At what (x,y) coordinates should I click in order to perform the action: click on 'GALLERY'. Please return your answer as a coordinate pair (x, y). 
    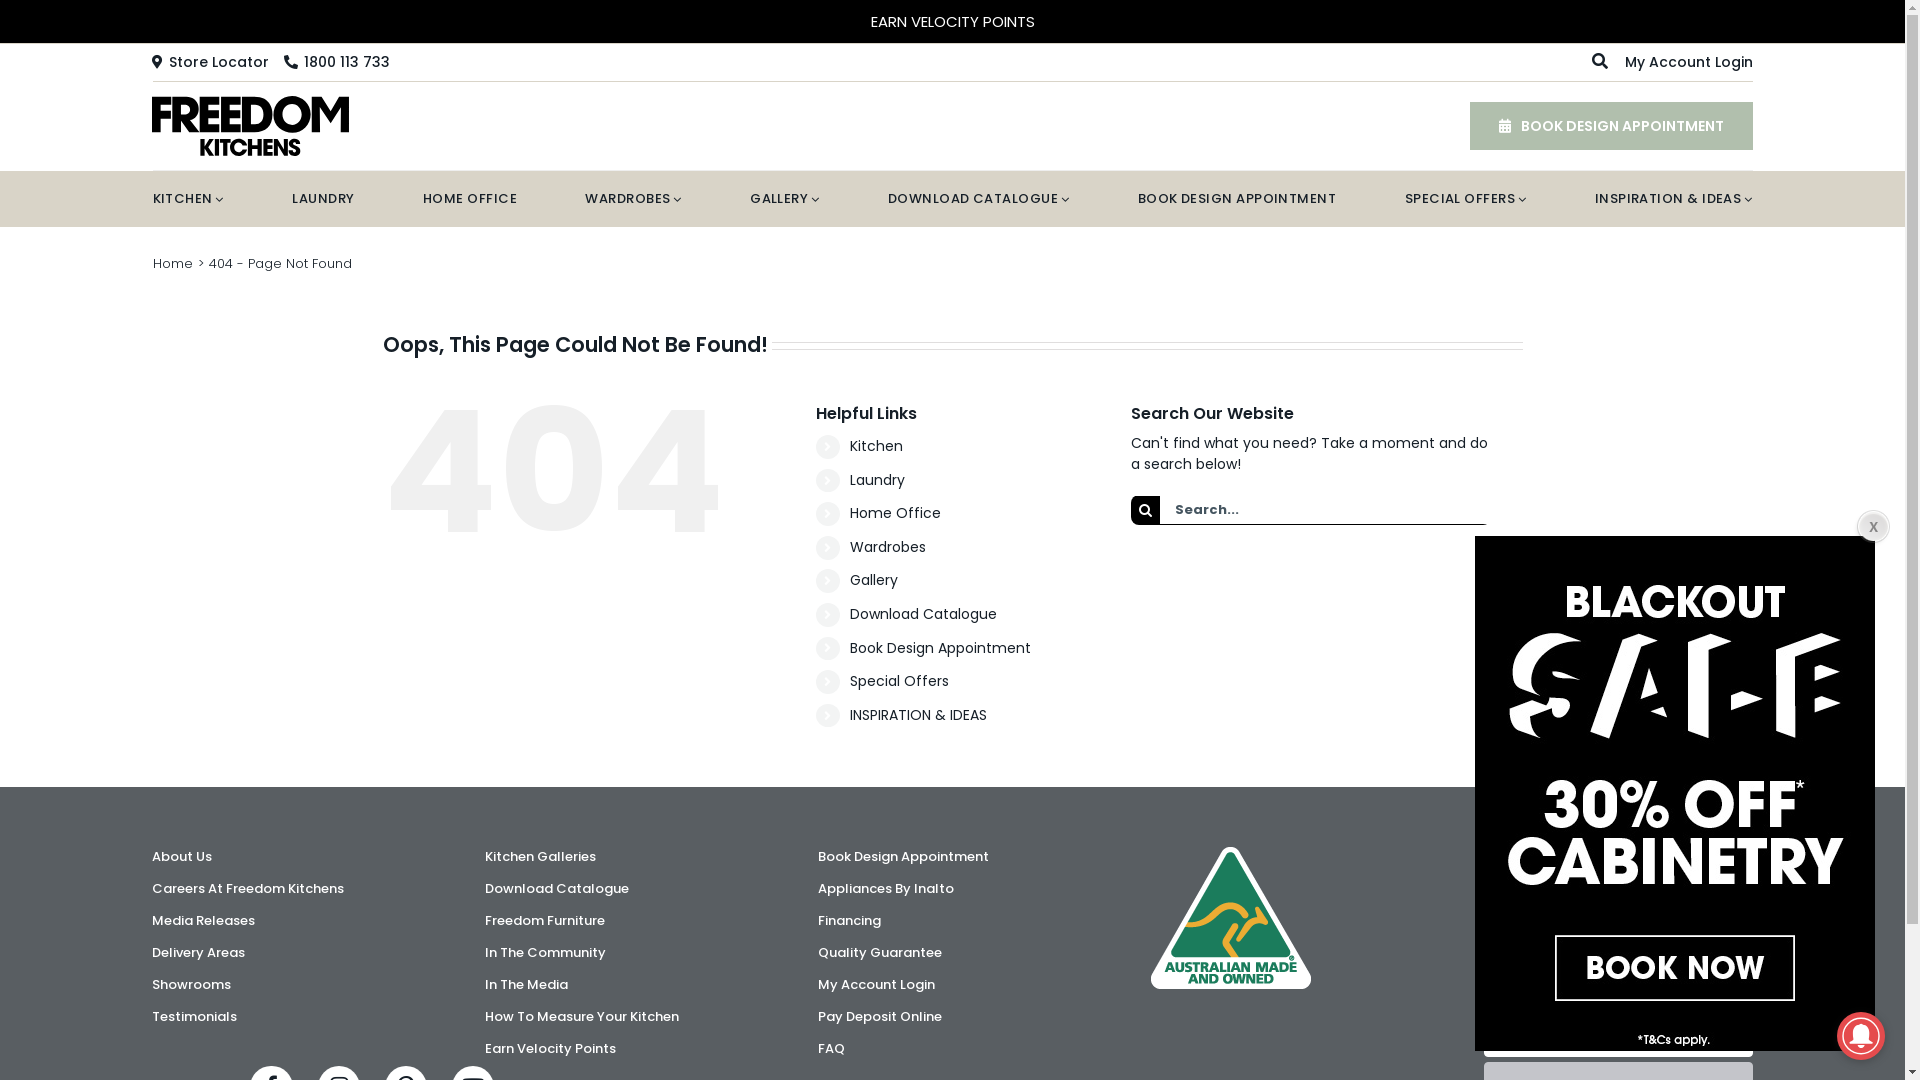
    Looking at the image, I should click on (783, 199).